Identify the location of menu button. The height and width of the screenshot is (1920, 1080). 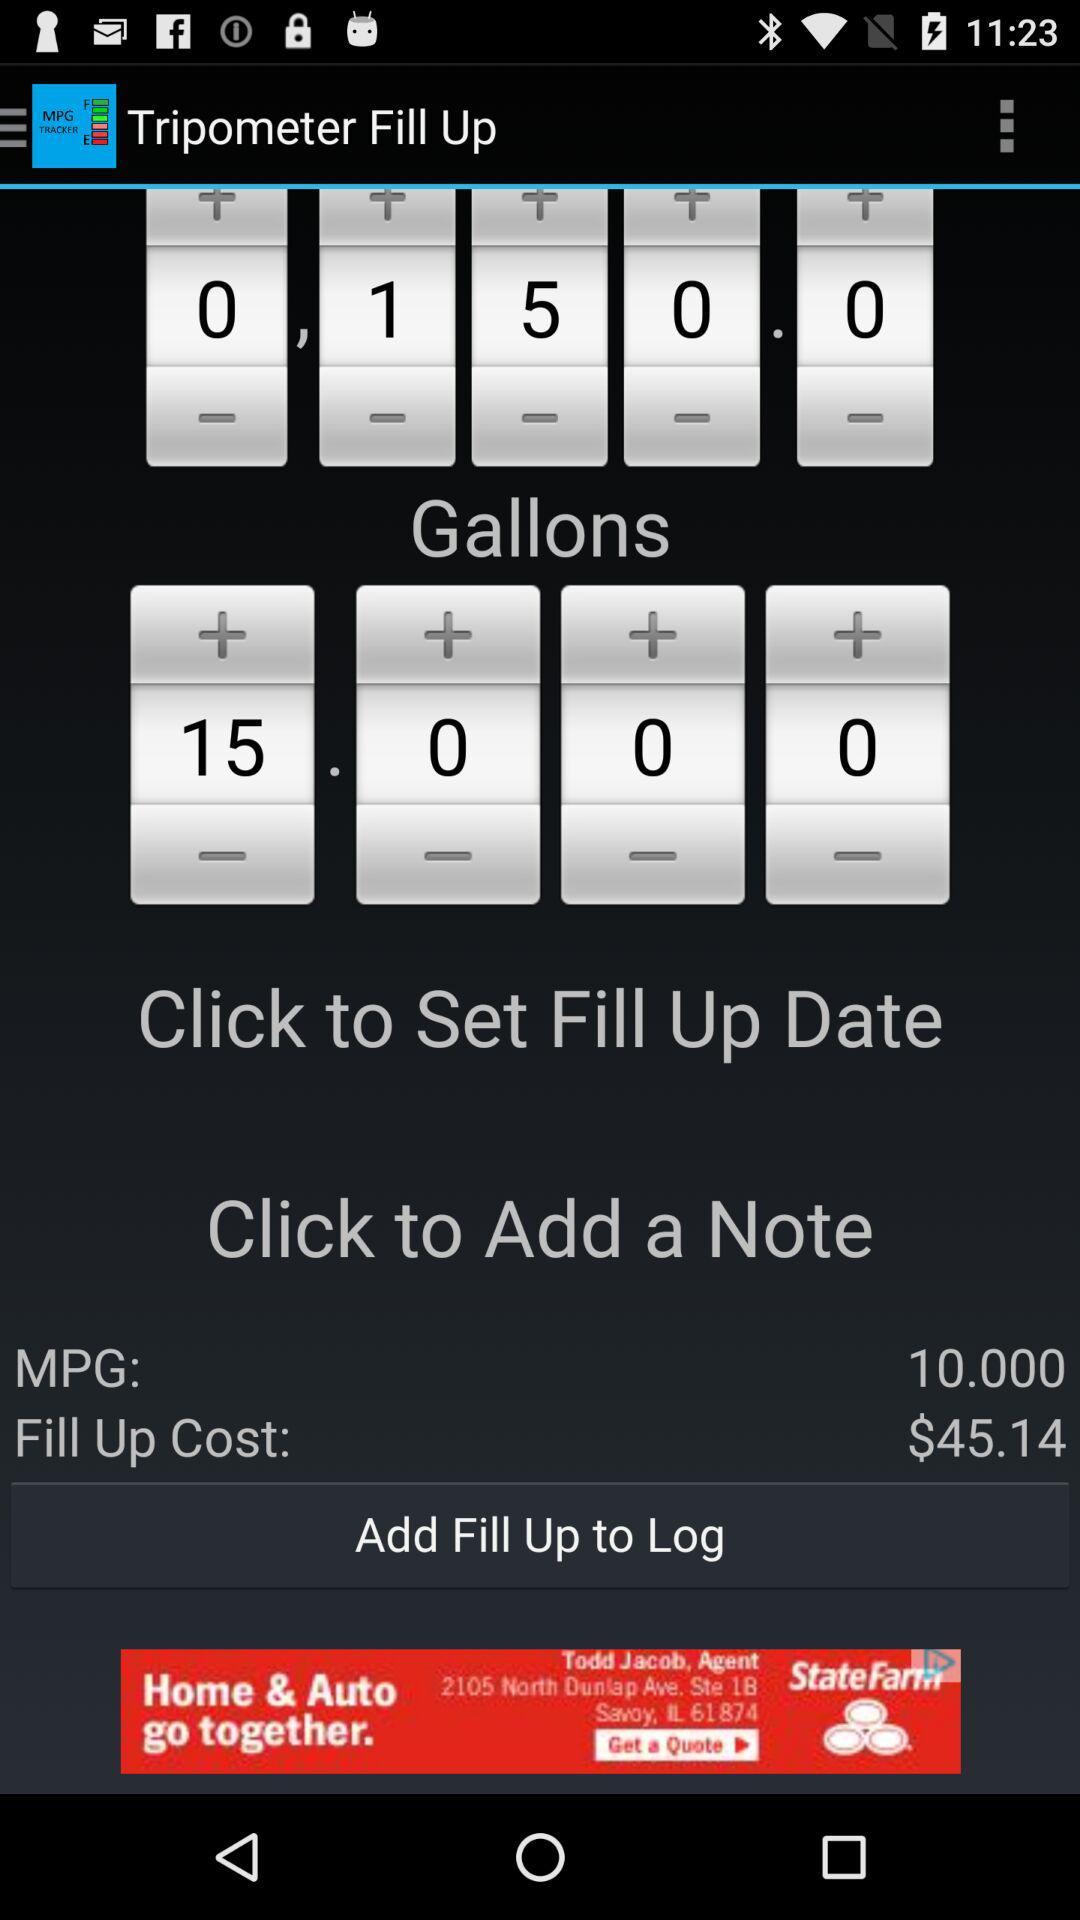
(447, 858).